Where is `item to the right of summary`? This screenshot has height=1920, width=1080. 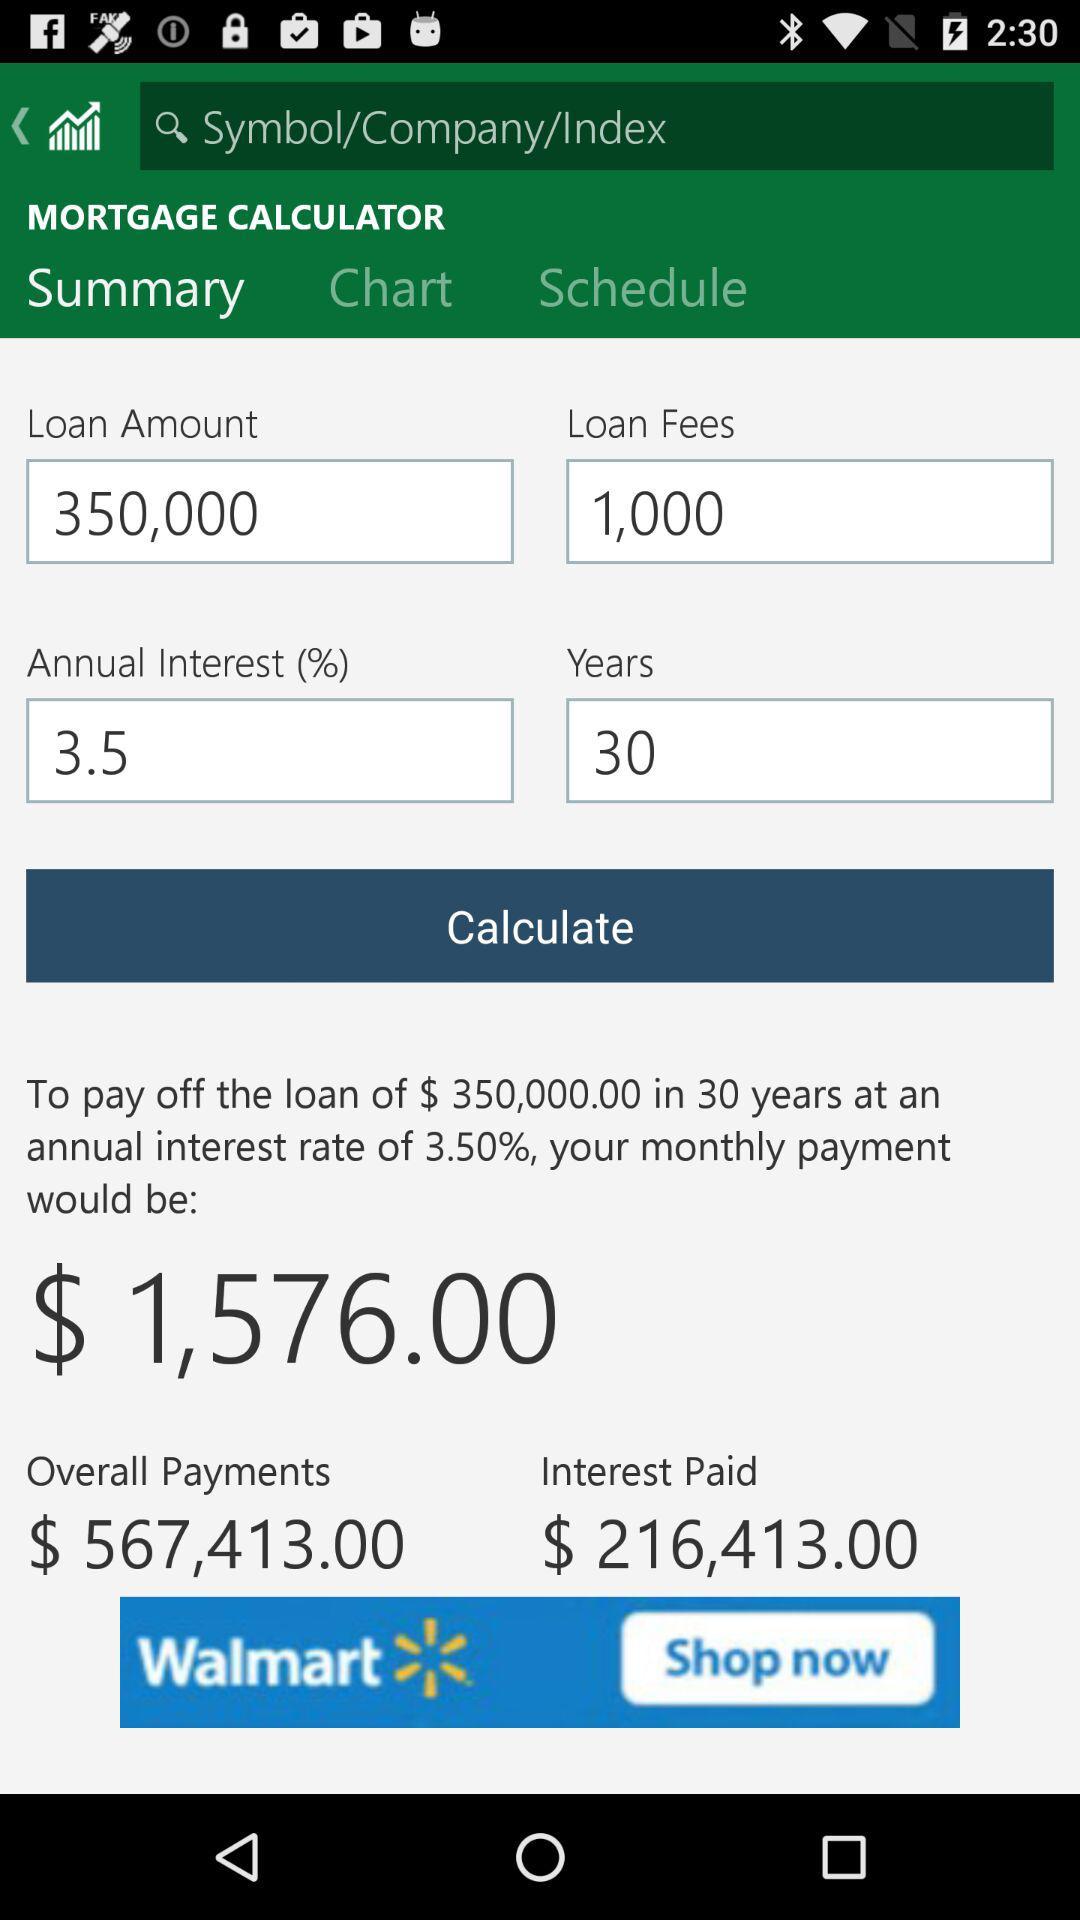
item to the right of summary is located at coordinates (405, 290).